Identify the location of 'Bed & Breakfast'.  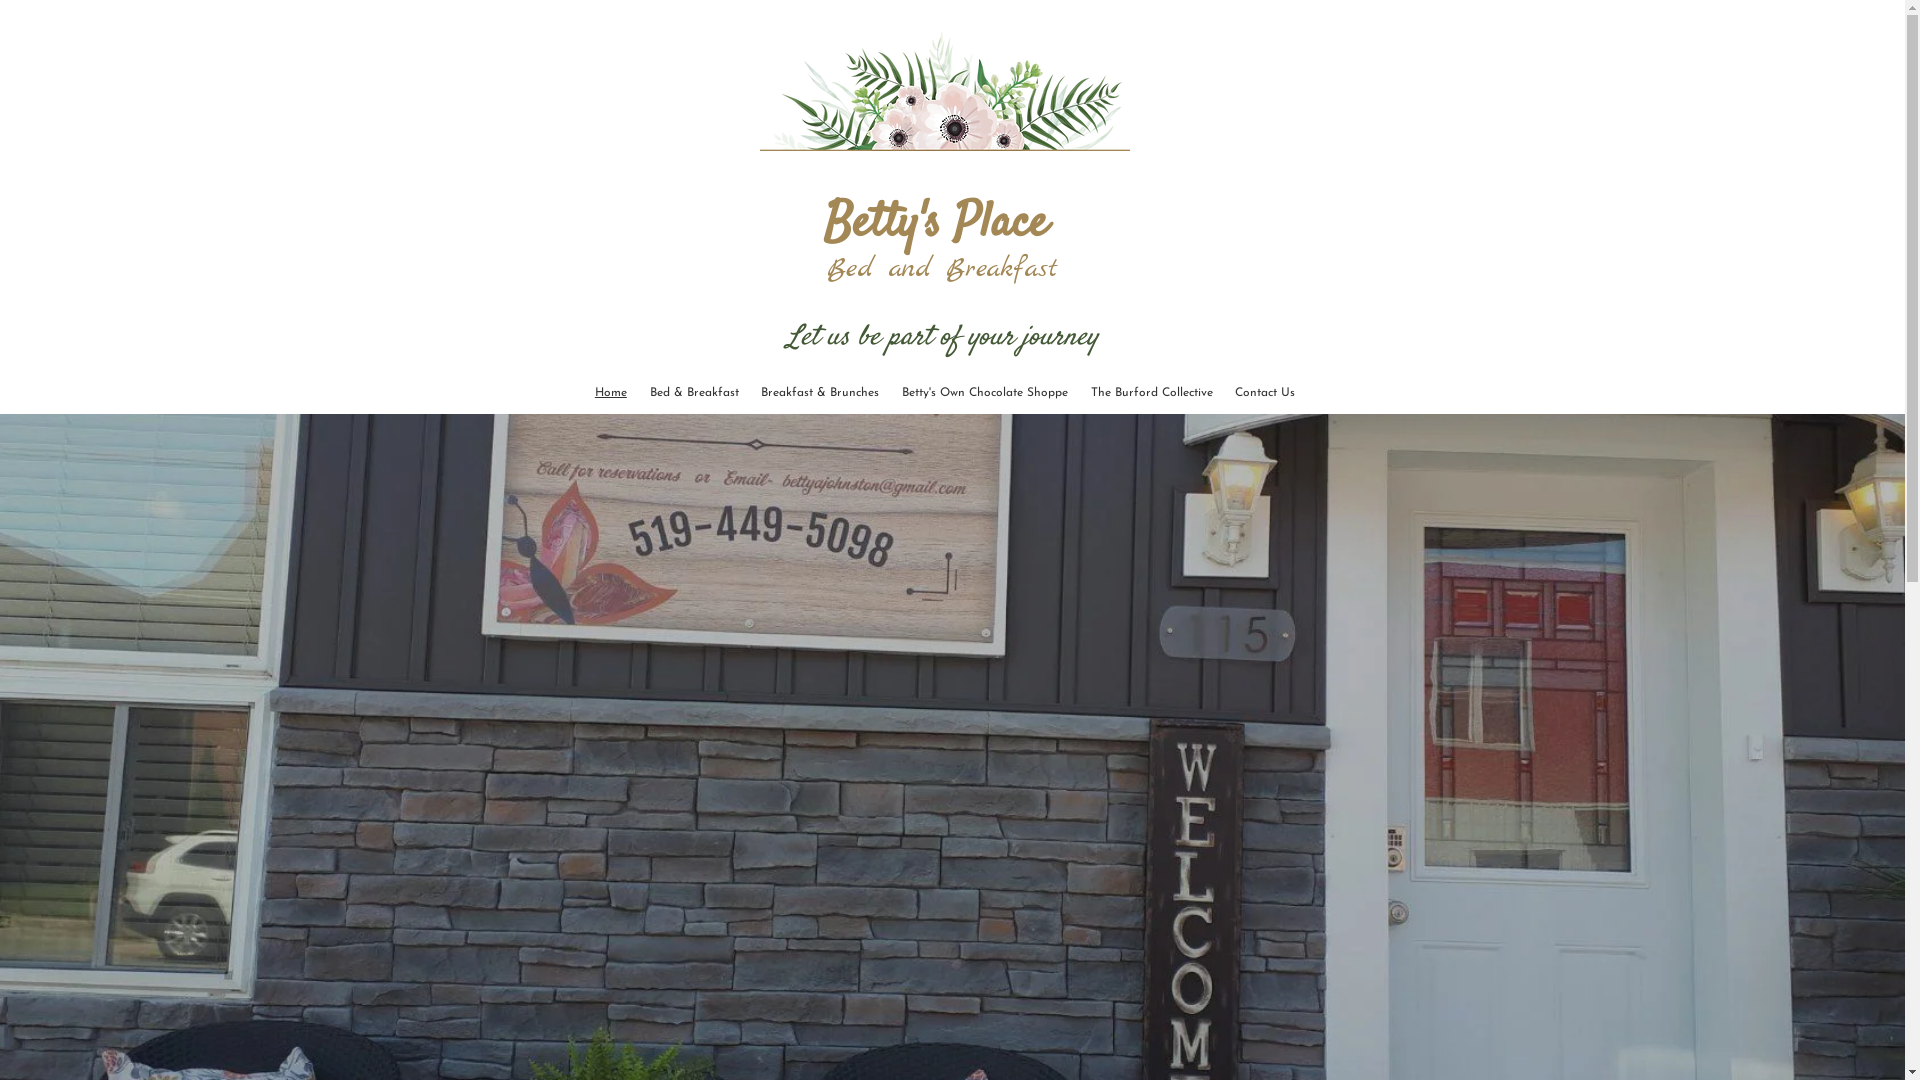
(694, 393).